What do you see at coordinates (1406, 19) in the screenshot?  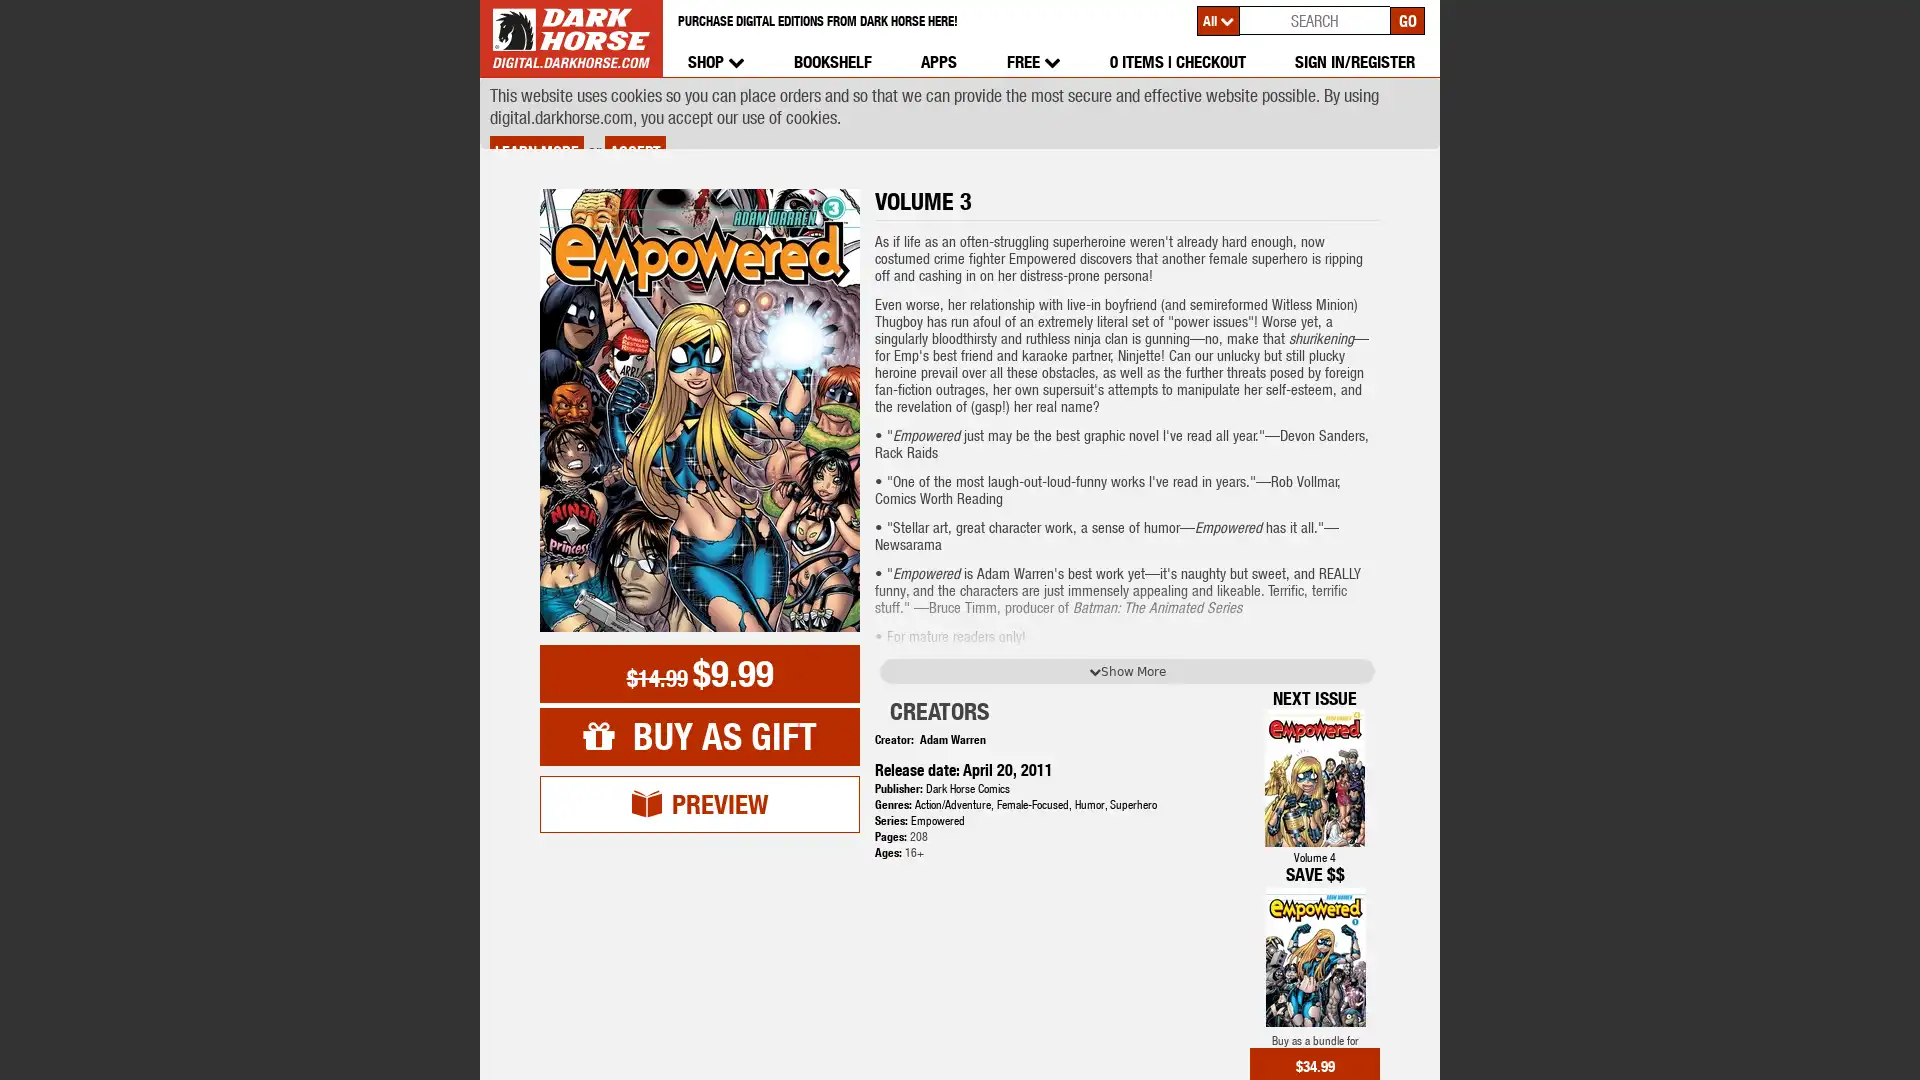 I see `GO` at bounding box center [1406, 19].